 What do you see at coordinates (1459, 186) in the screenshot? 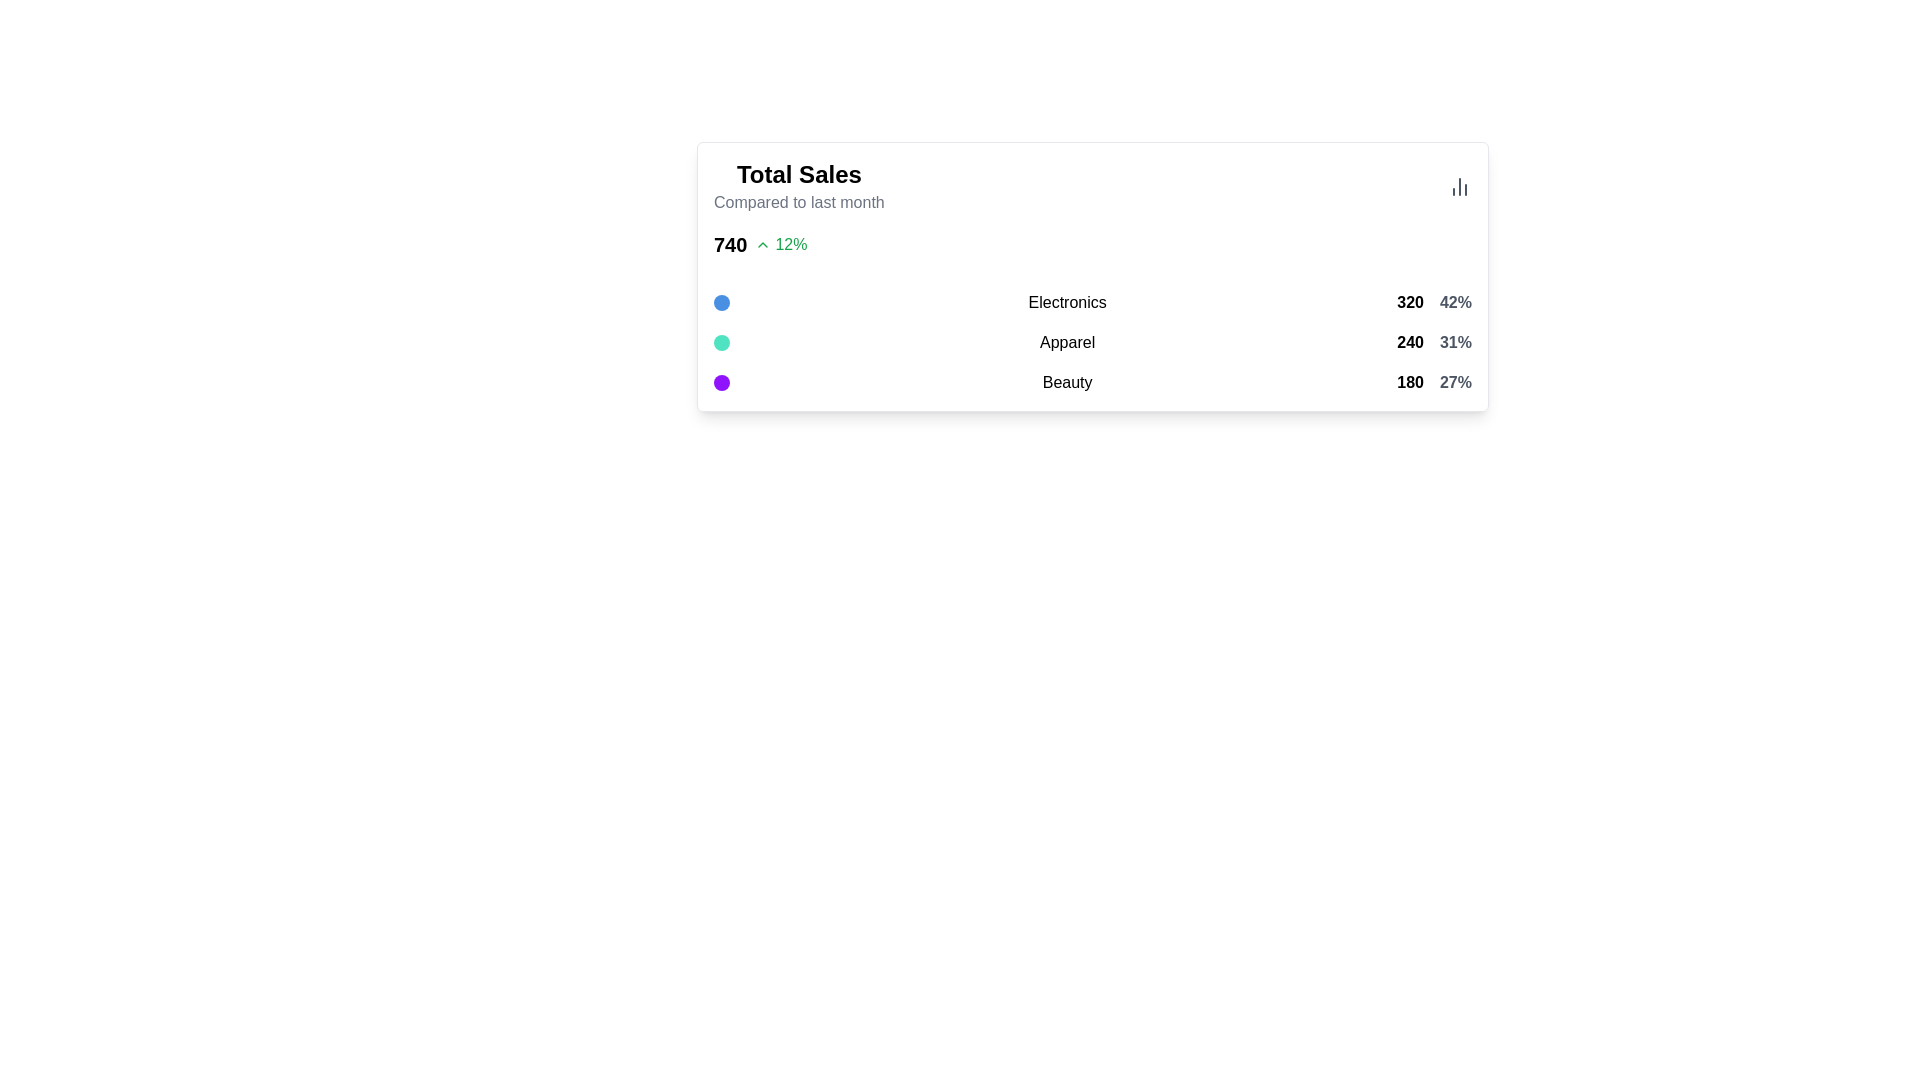
I see `the icon located` at bounding box center [1459, 186].